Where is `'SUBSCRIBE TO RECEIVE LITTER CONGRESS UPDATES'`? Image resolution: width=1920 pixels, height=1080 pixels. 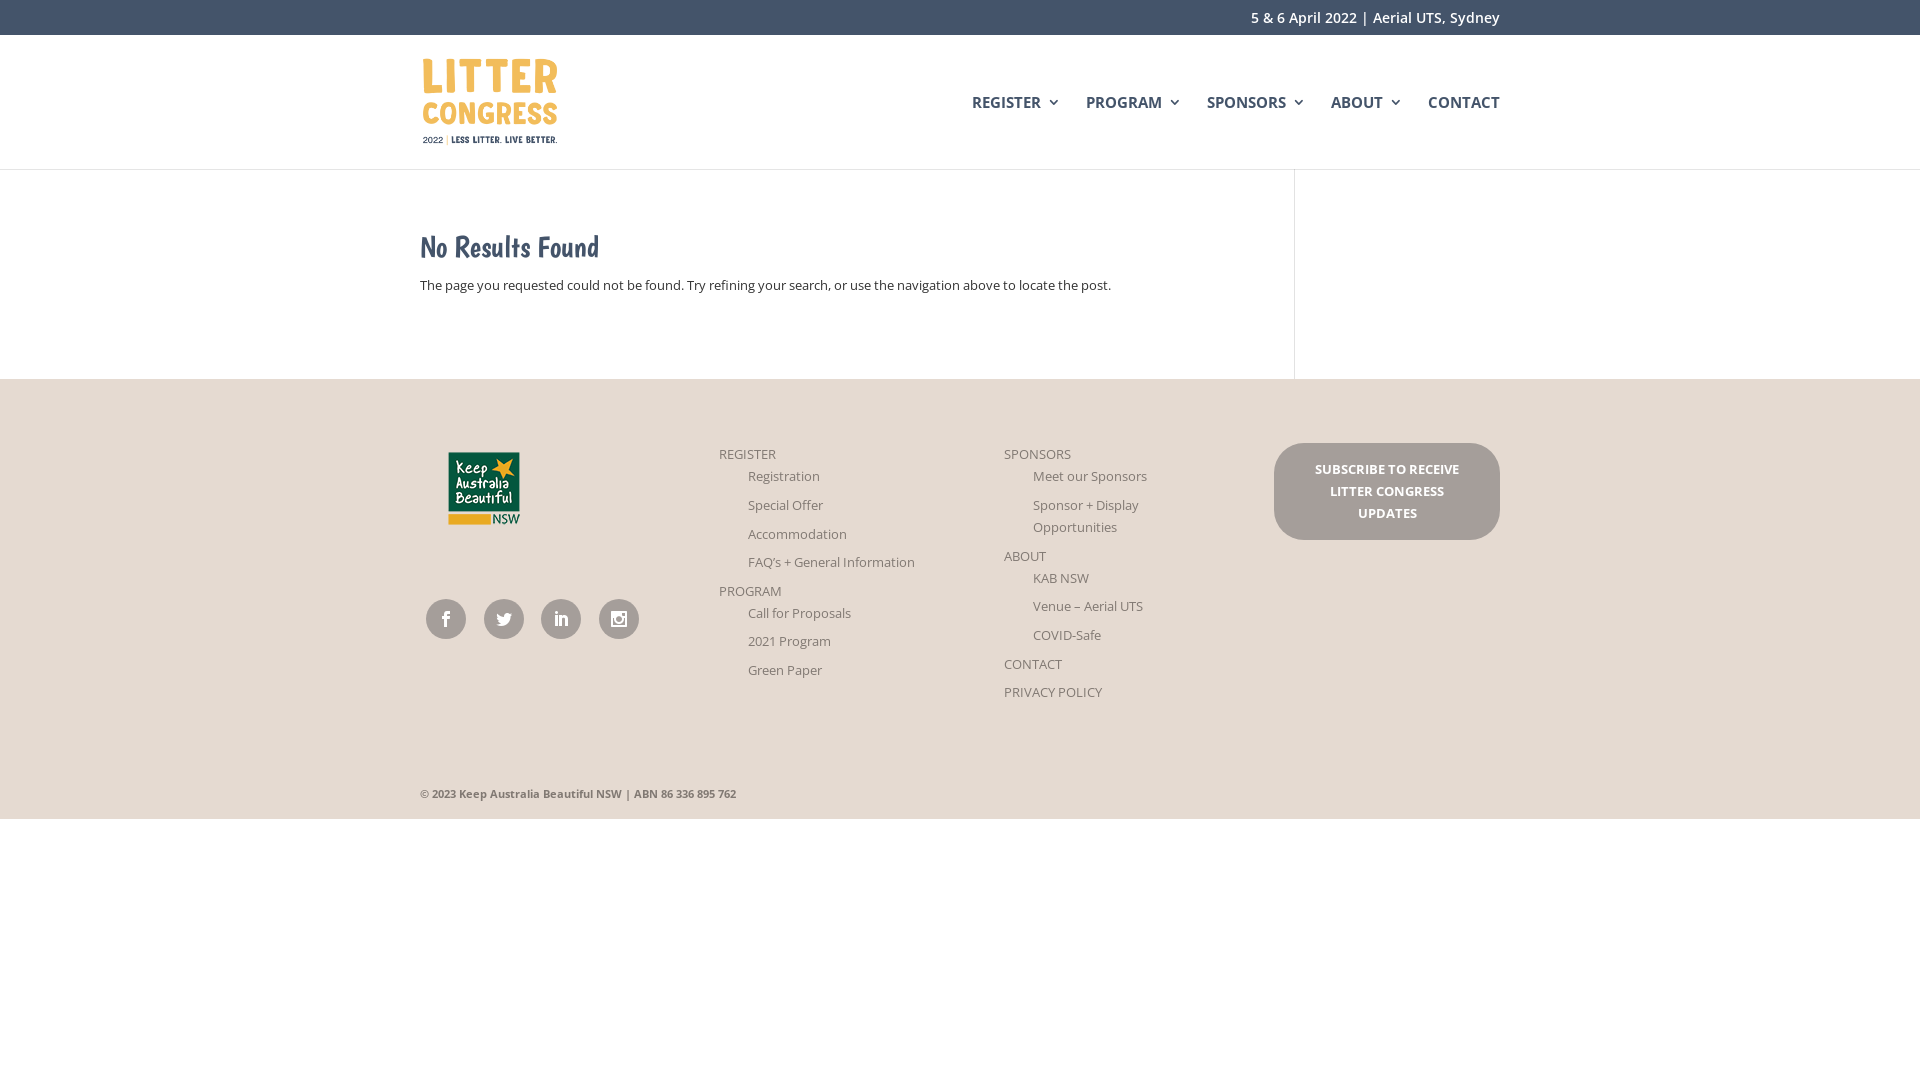
'SUBSCRIBE TO RECEIVE LITTER CONGRESS UPDATES' is located at coordinates (1385, 490).